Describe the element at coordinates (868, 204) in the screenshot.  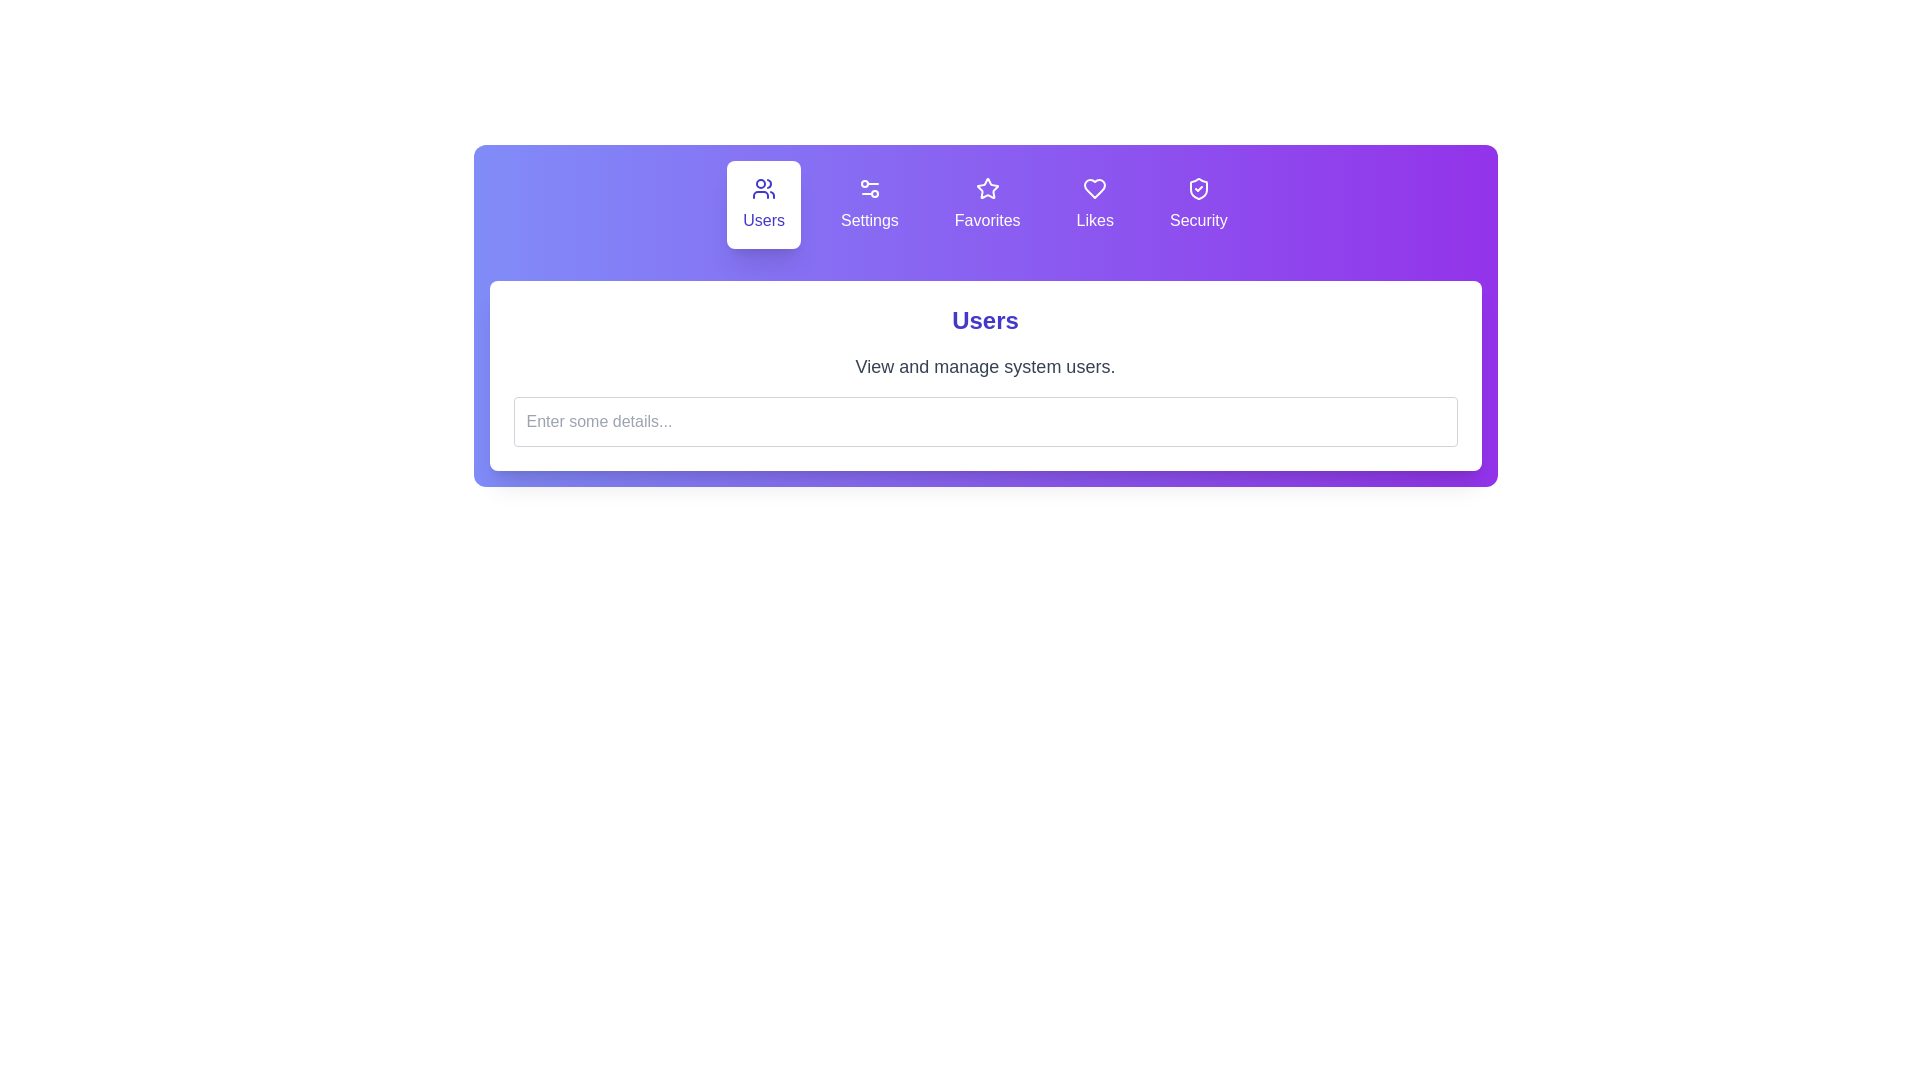
I see `the tab labeled Settings to view its description` at that location.